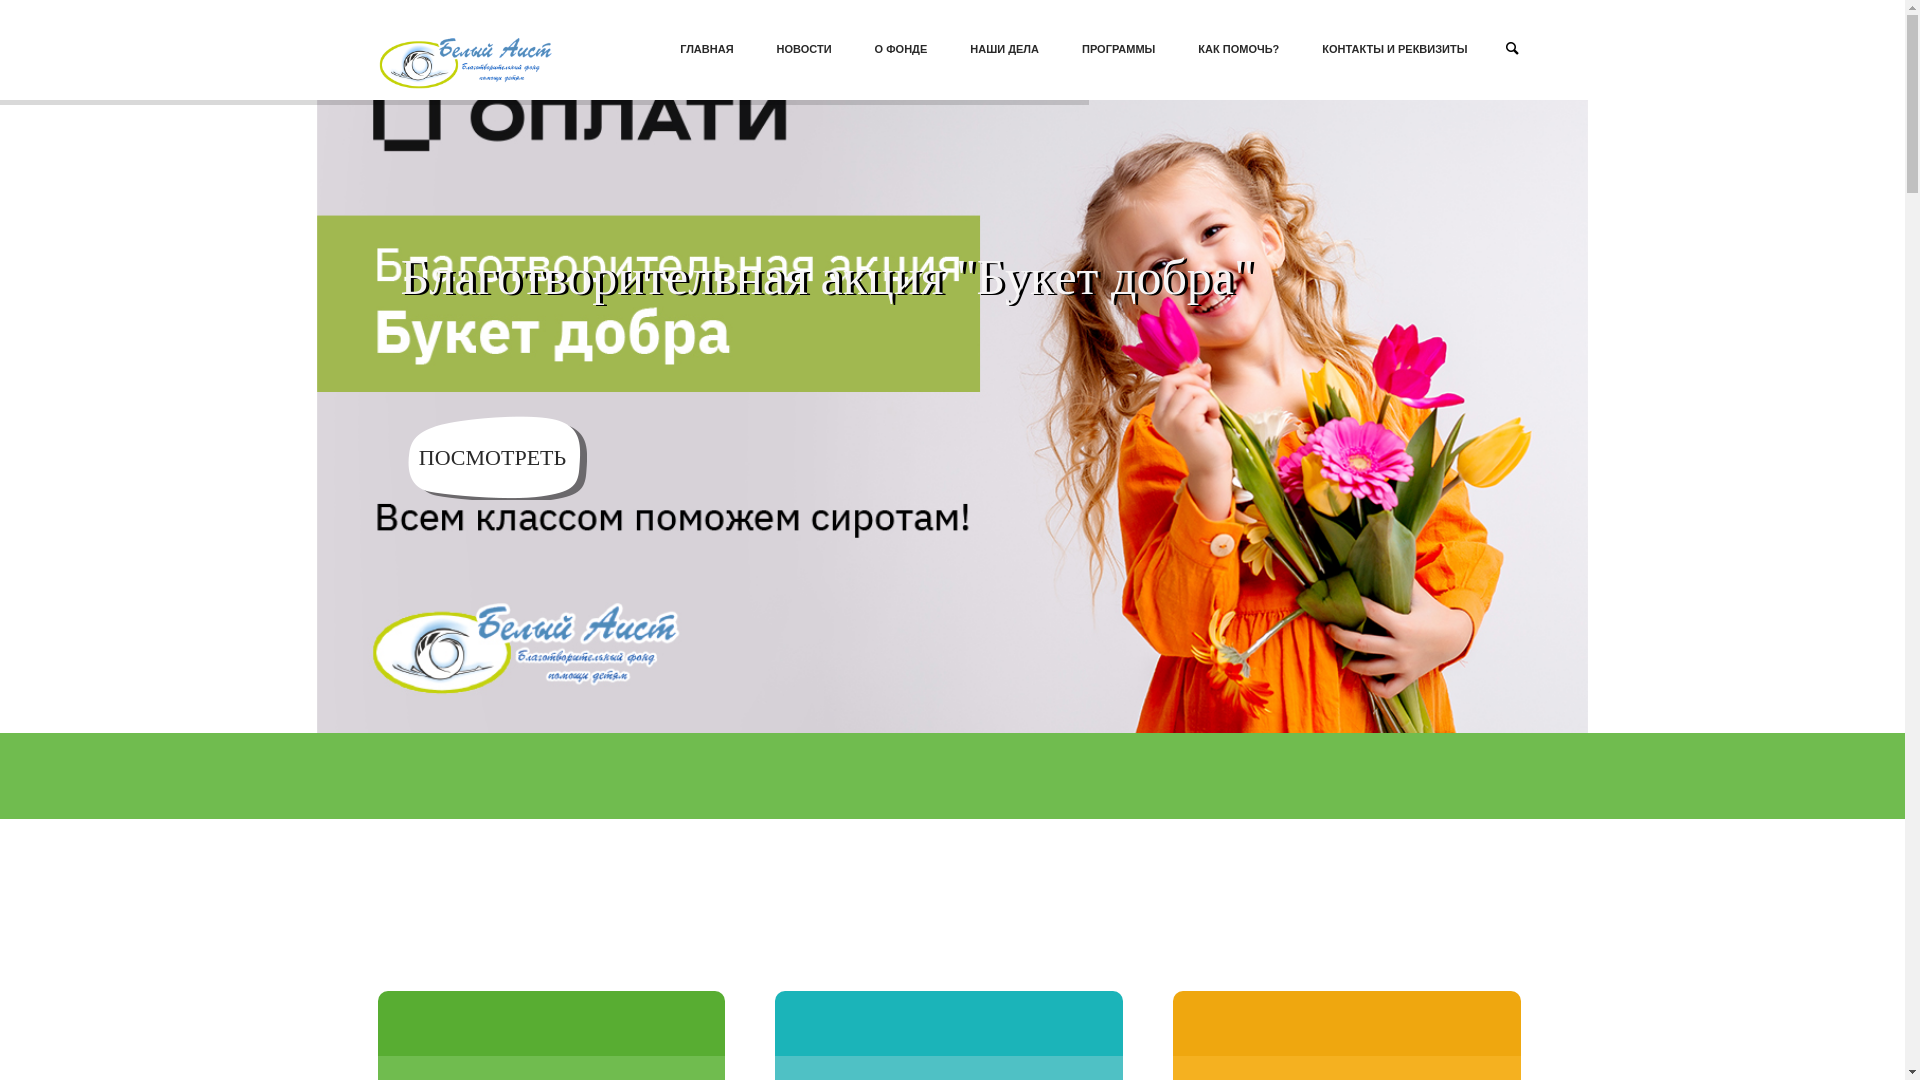  What do you see at coordinates (1512, 46) in the screenshot?
I see `'Open/close search form'` at bounding box center [1512, 46].